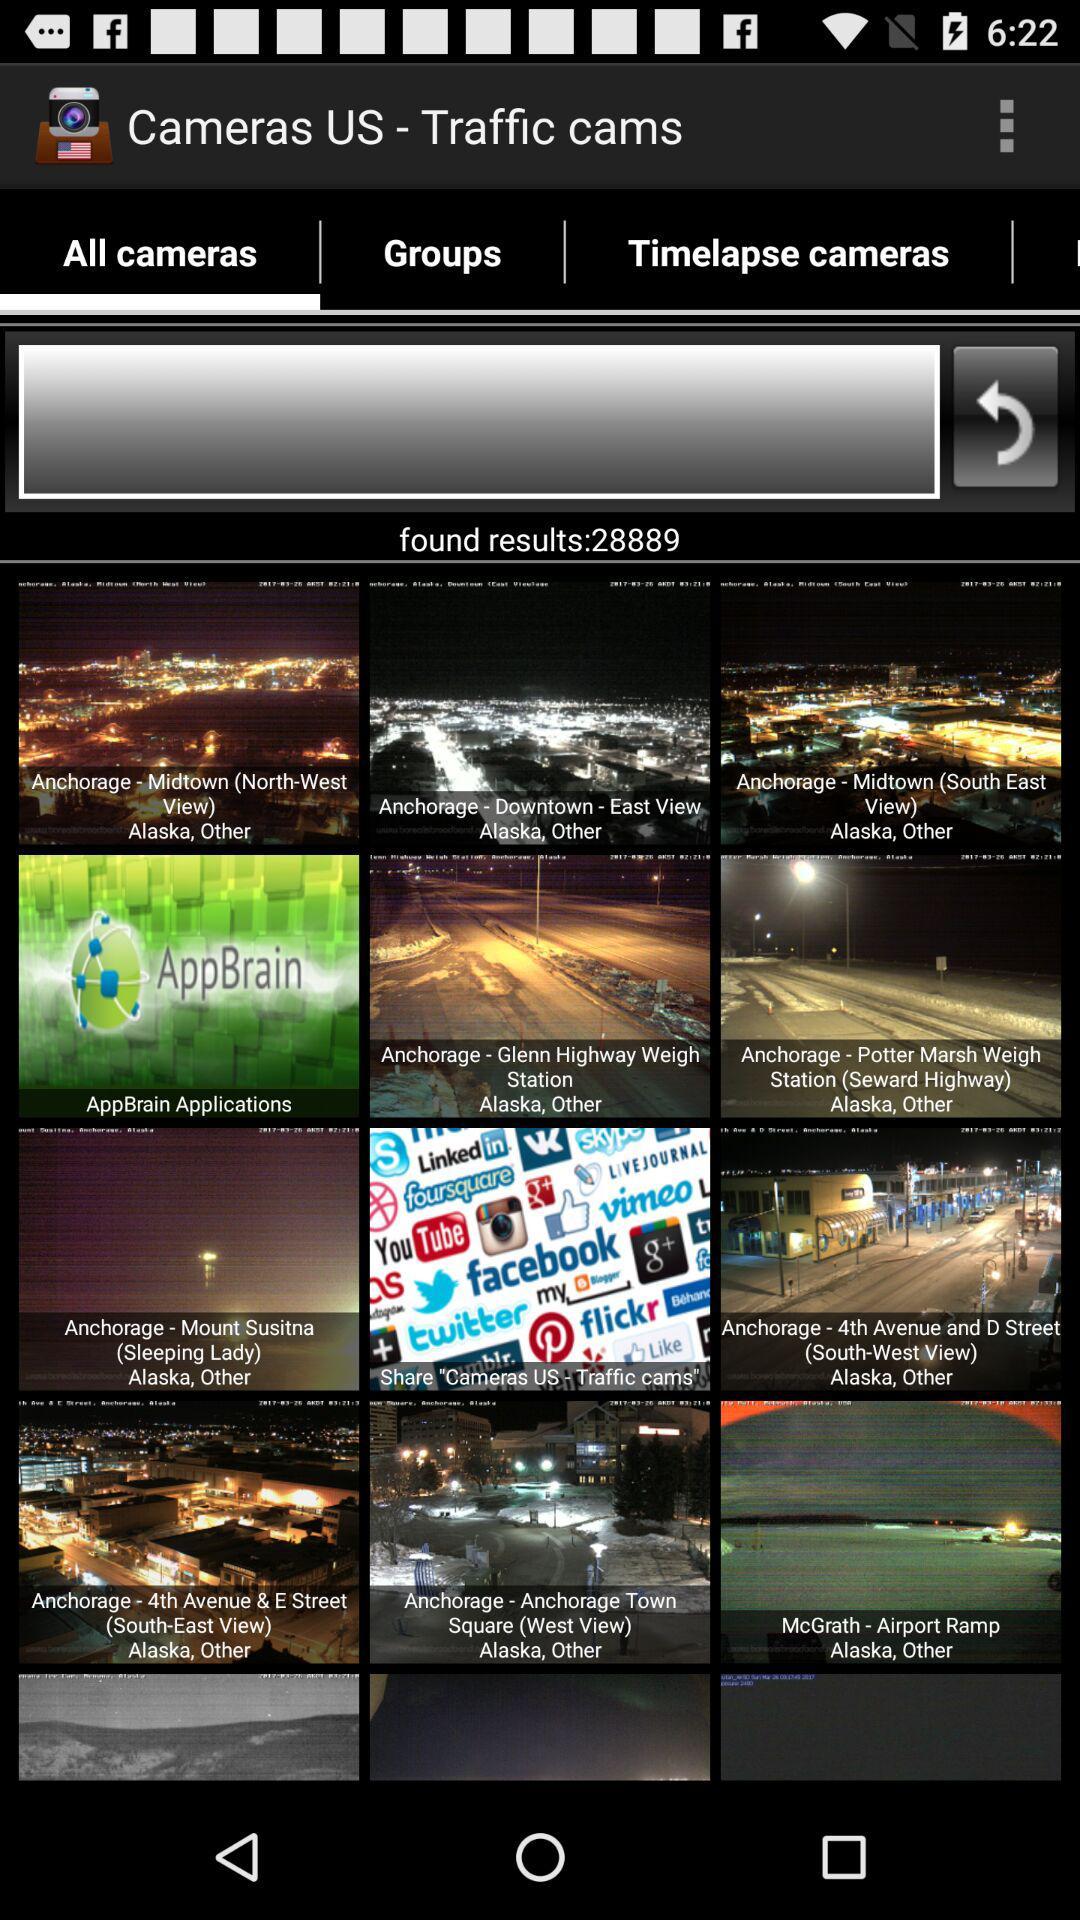  I want to click on the item next to timelapse cameras icon, so click(441, 251).